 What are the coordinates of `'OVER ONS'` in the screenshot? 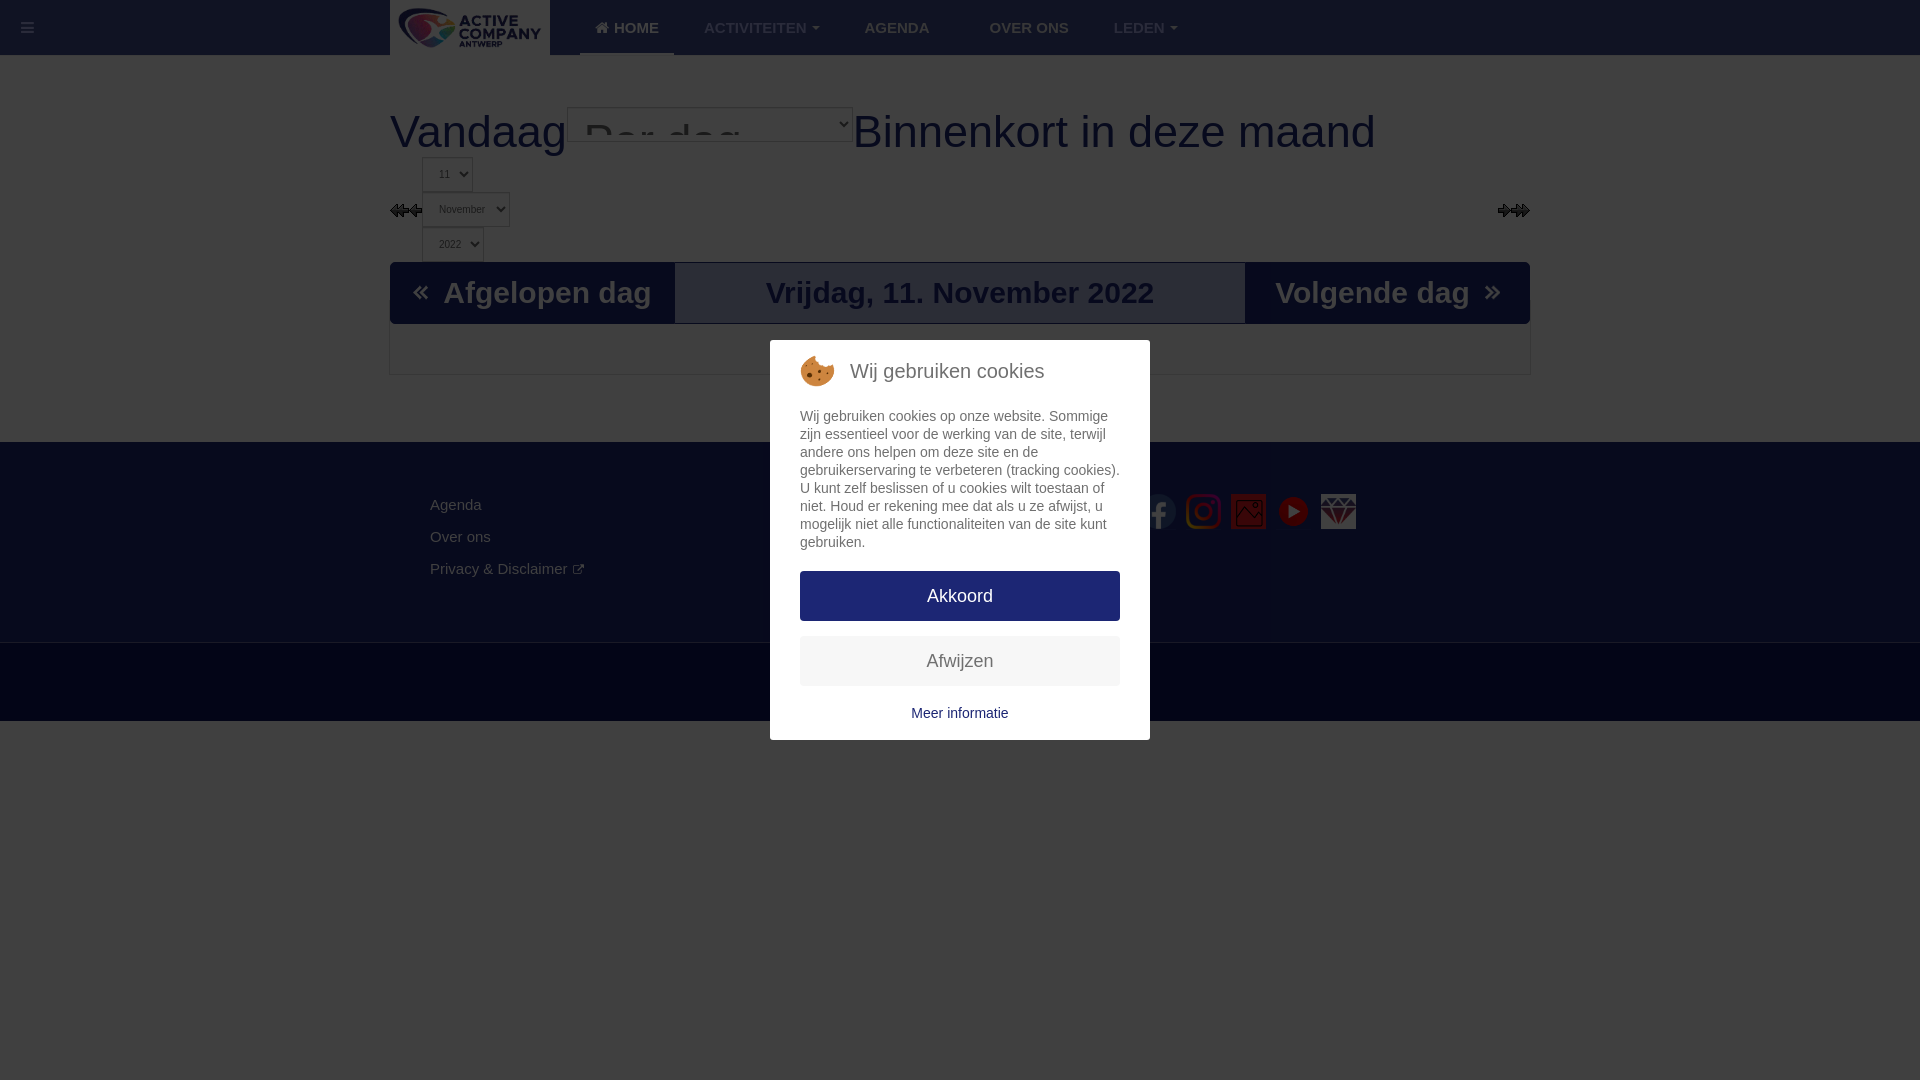 It's located at (1029, 27).